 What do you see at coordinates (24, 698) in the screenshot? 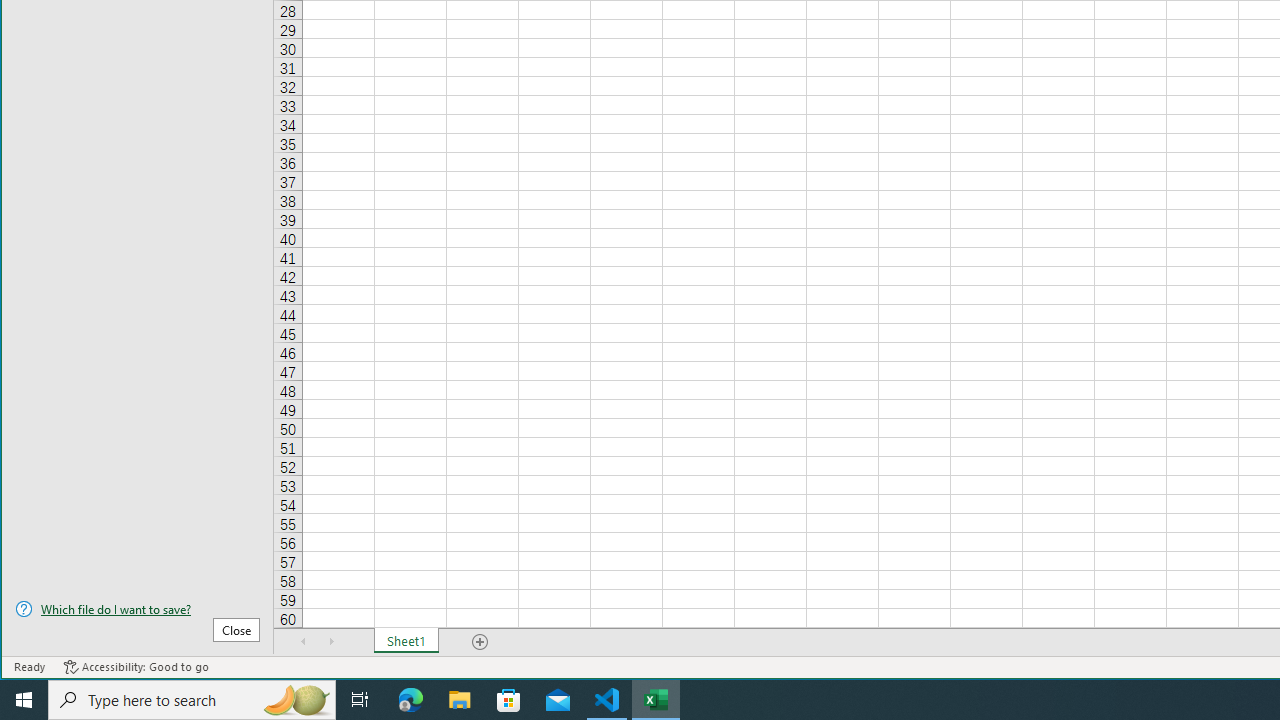
I see `'Start'` at bounding box center [24, 698].